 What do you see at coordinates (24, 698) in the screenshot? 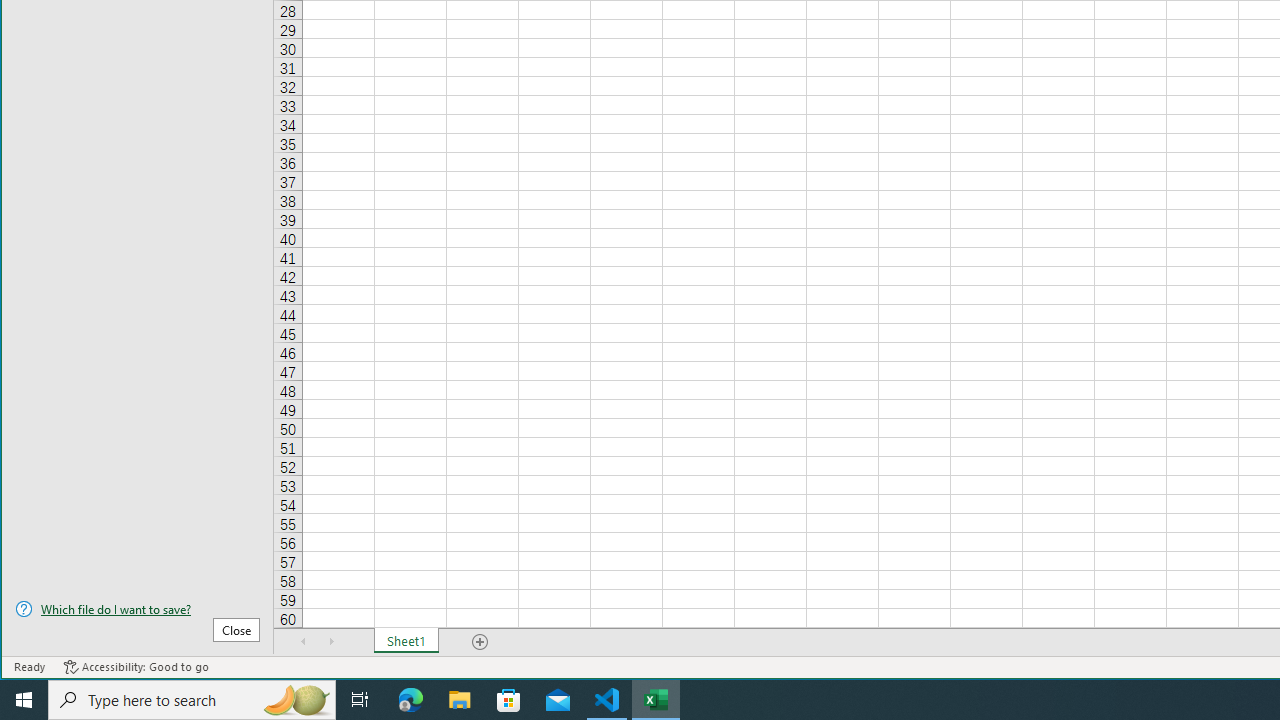
I see `'Start'` at bounding box center [24, 698].